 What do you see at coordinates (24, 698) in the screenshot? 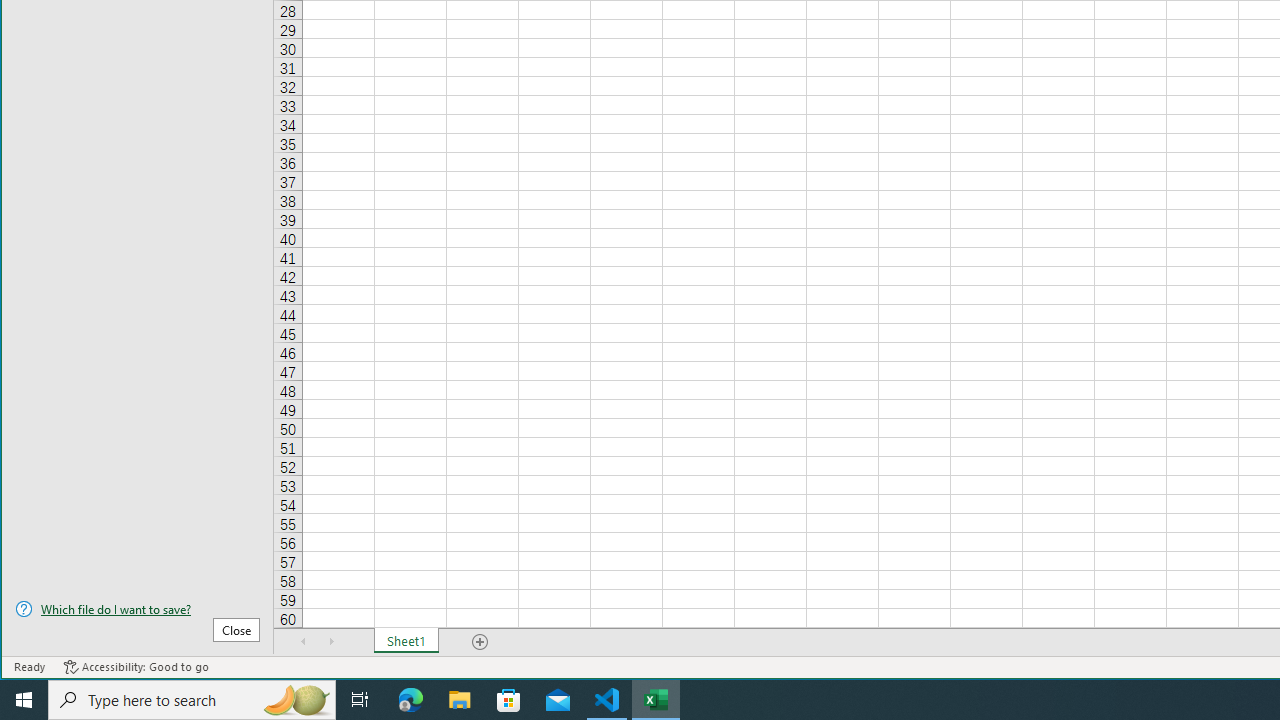
I see `'Start'` at bounding box center [24, 698].